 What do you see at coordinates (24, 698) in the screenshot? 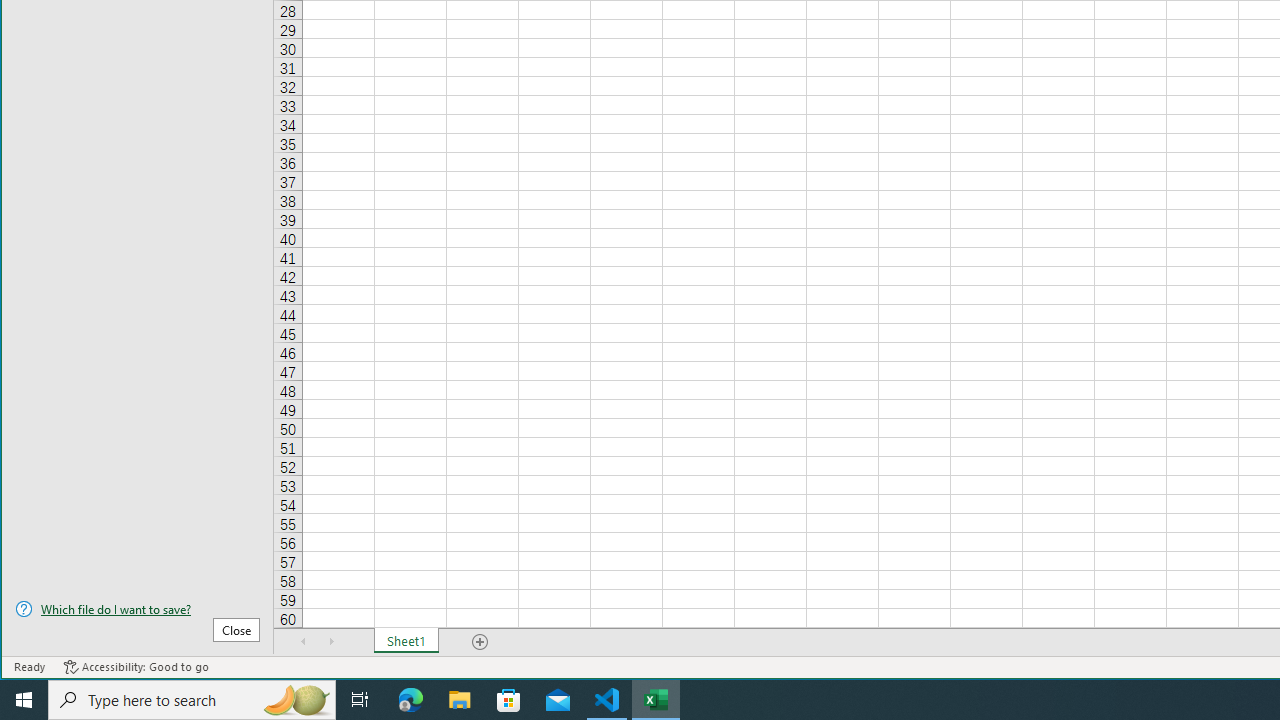
I see `'Start'` at bounding box center [24, 698].